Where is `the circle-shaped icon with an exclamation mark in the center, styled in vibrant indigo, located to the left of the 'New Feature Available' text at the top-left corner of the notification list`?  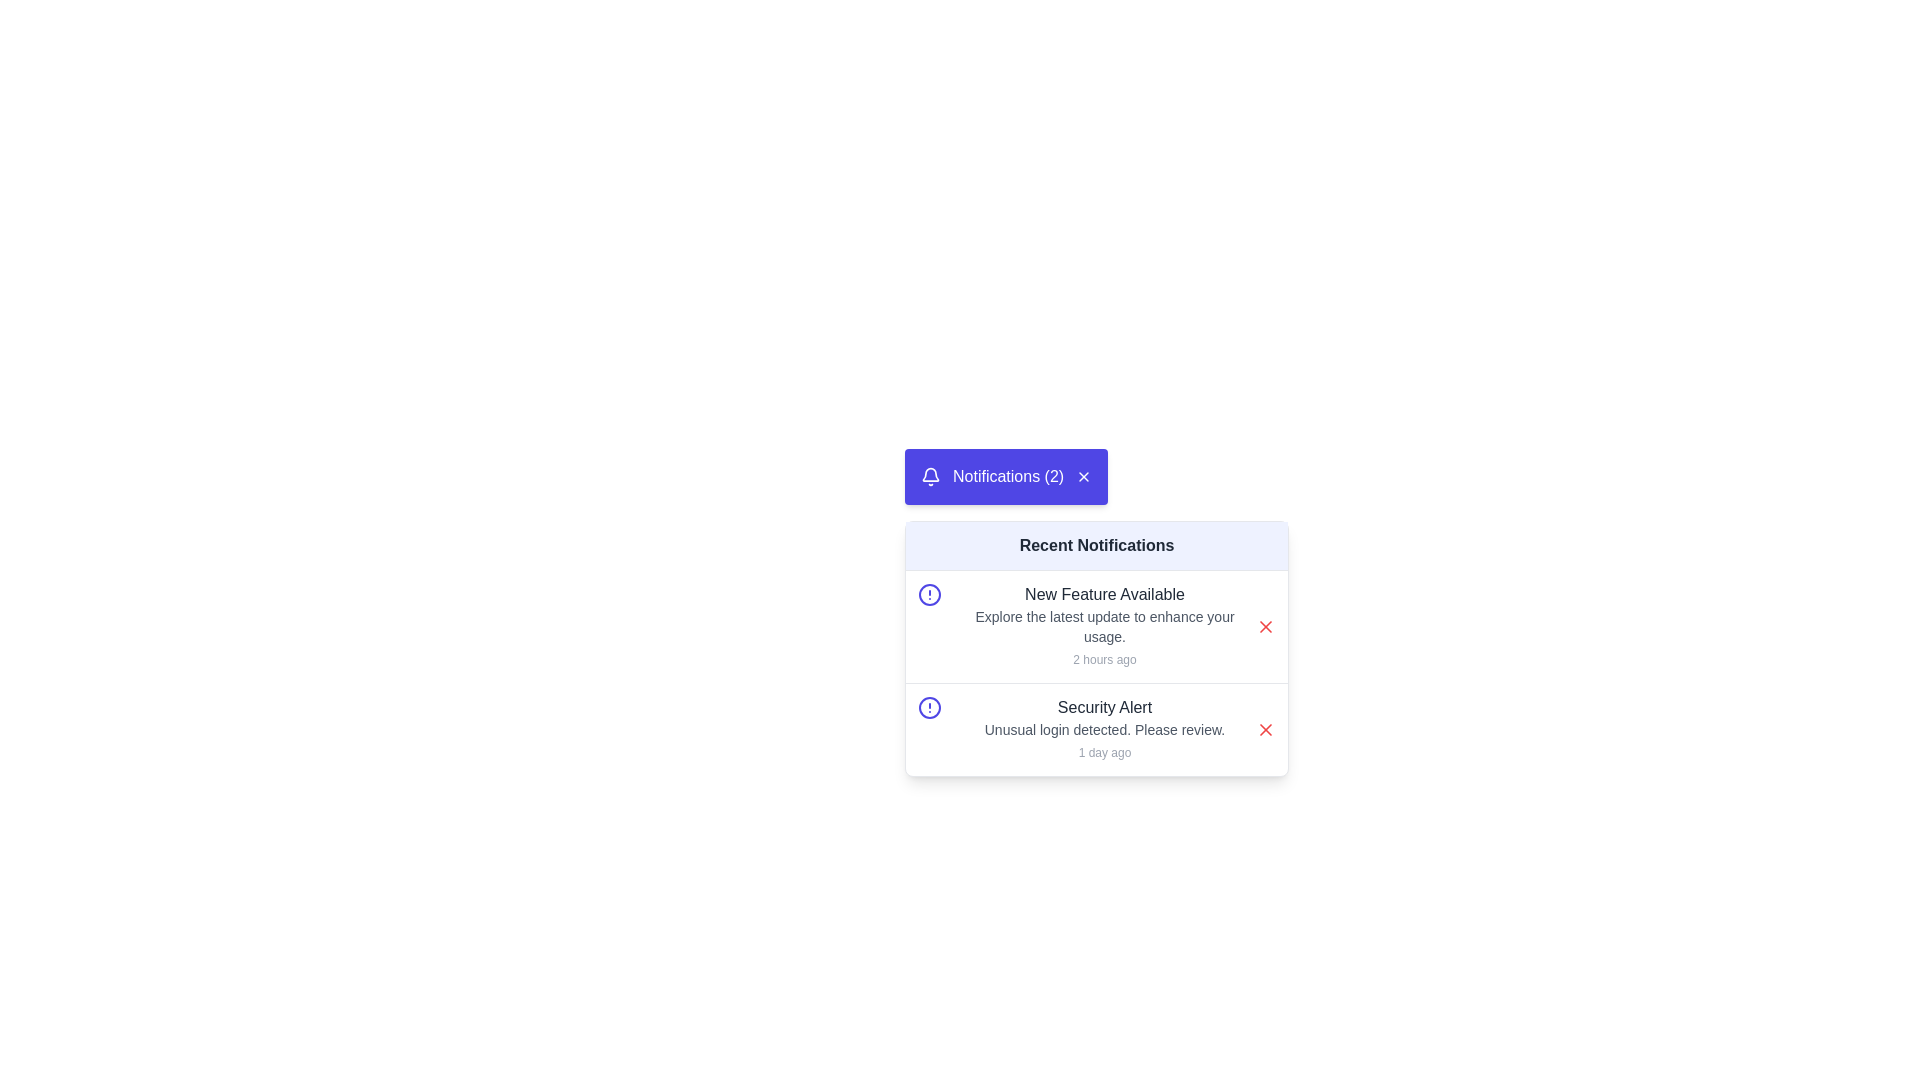 the circle-shaped icon with an exclamation mark in the center, styled in vibrant indigo, located to the left of the 'New Feature Available' text at the top-left corner of the notification list is located at coordinates (929, 593).